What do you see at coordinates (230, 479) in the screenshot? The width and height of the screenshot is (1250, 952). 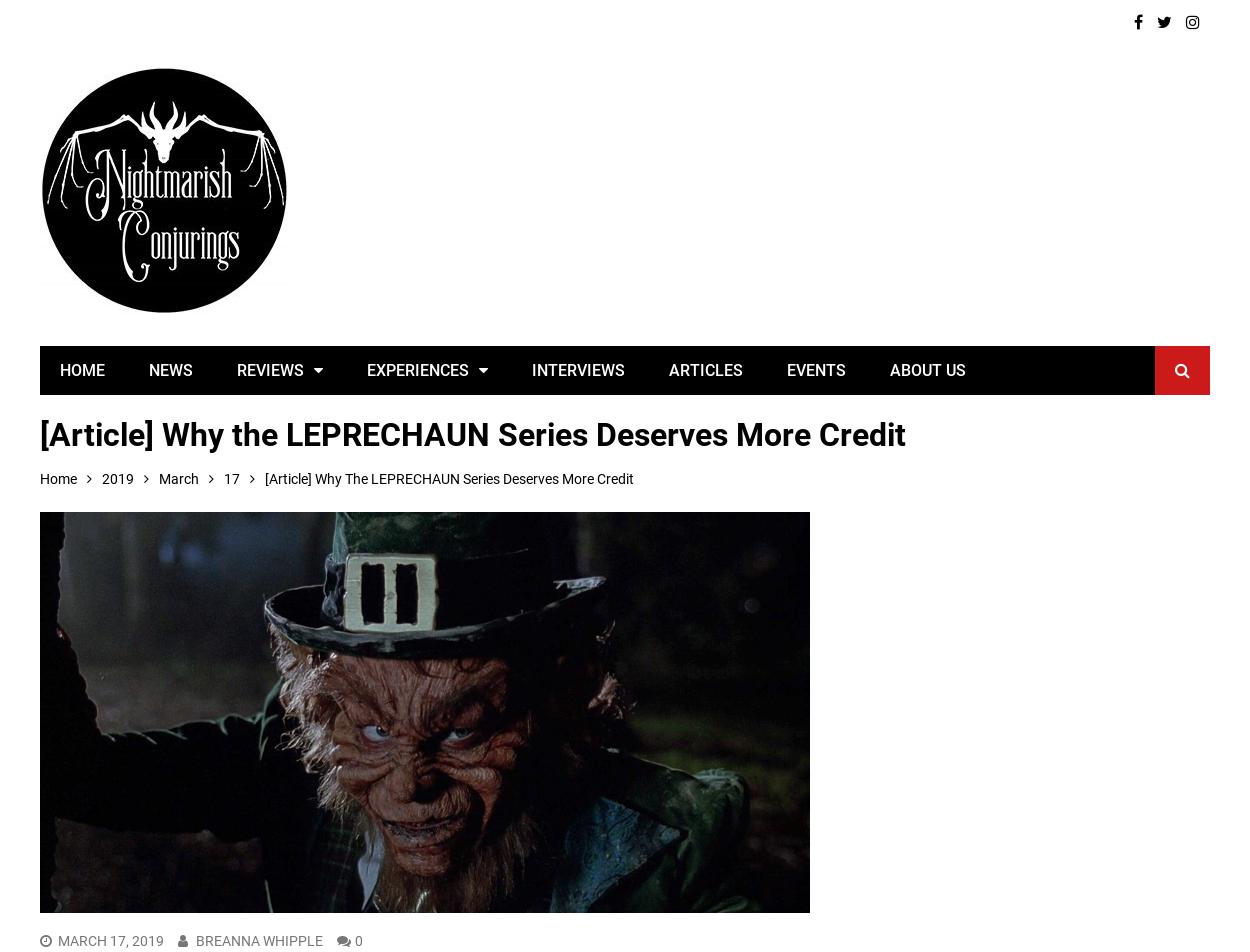 I see `'17'` at bounding box center [230, 479].